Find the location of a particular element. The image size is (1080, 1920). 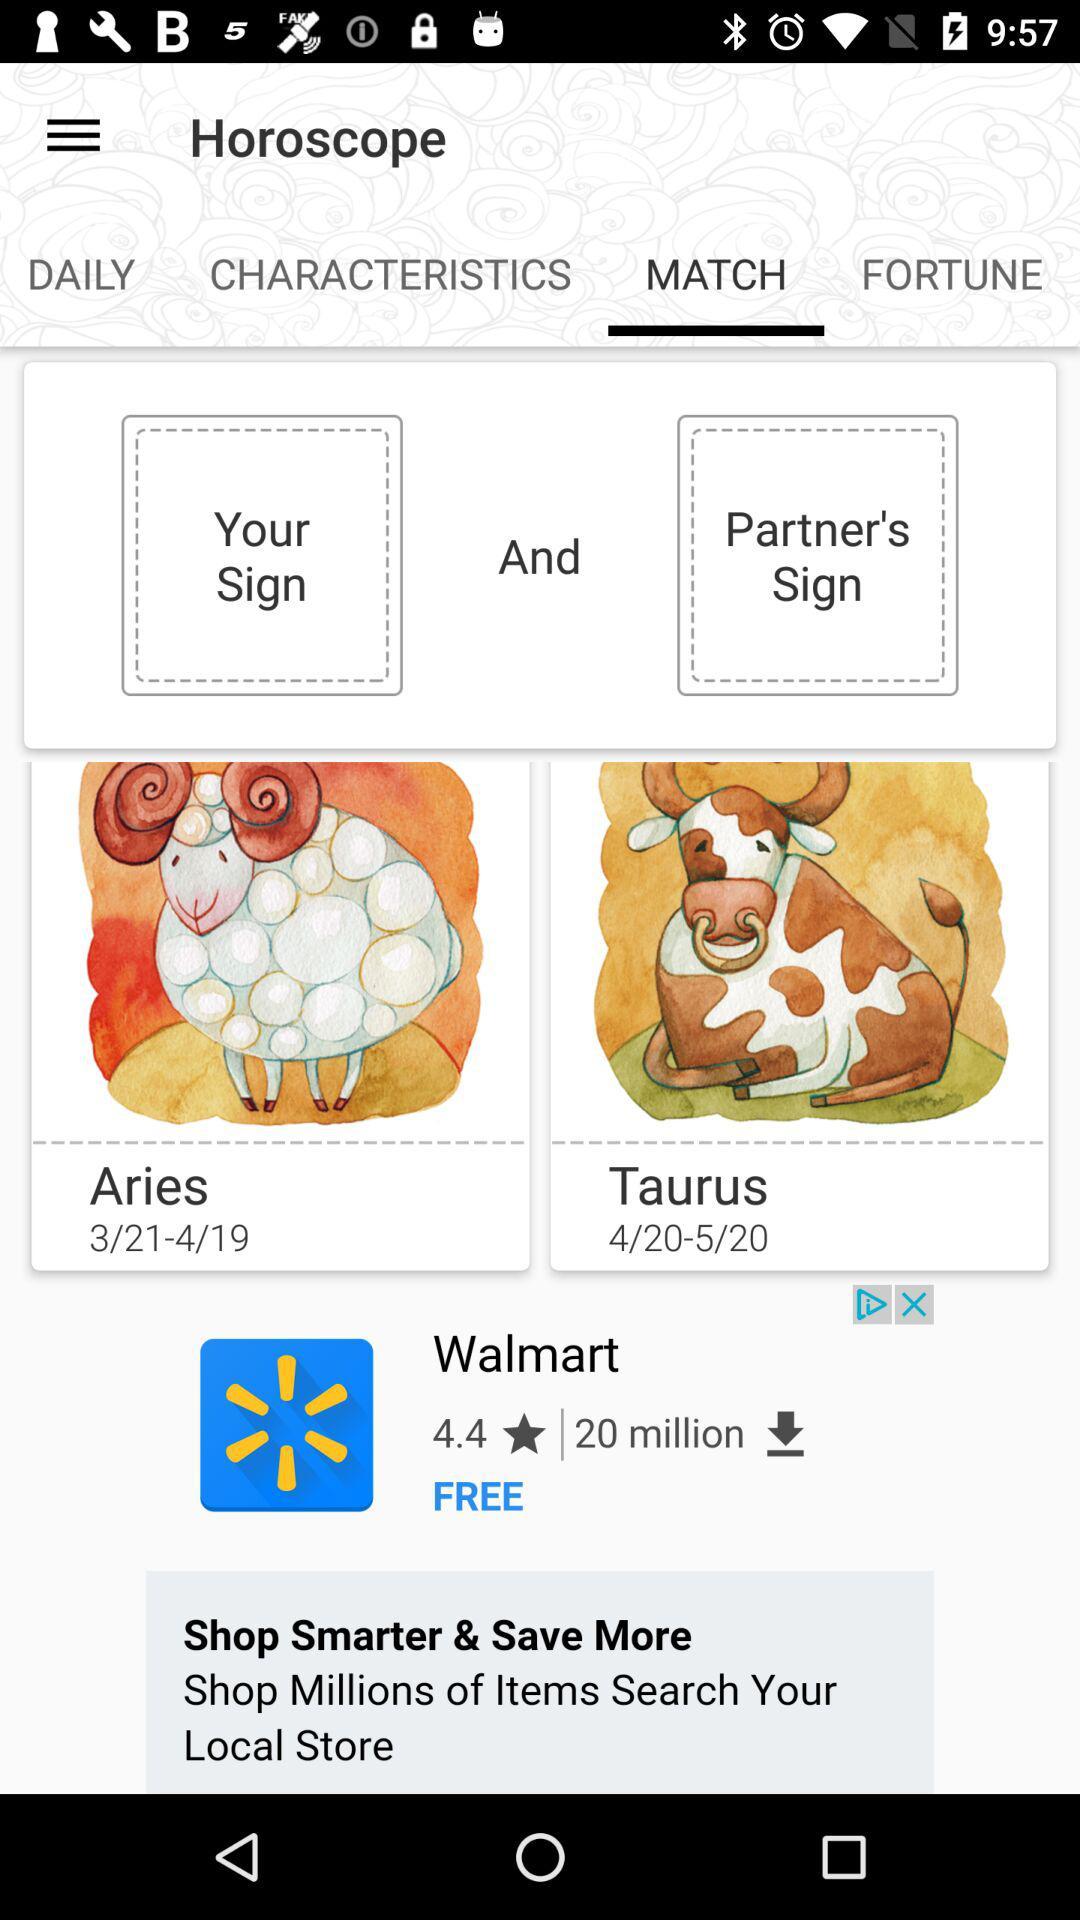

advertisement page is located at coordinates (540, 1538).